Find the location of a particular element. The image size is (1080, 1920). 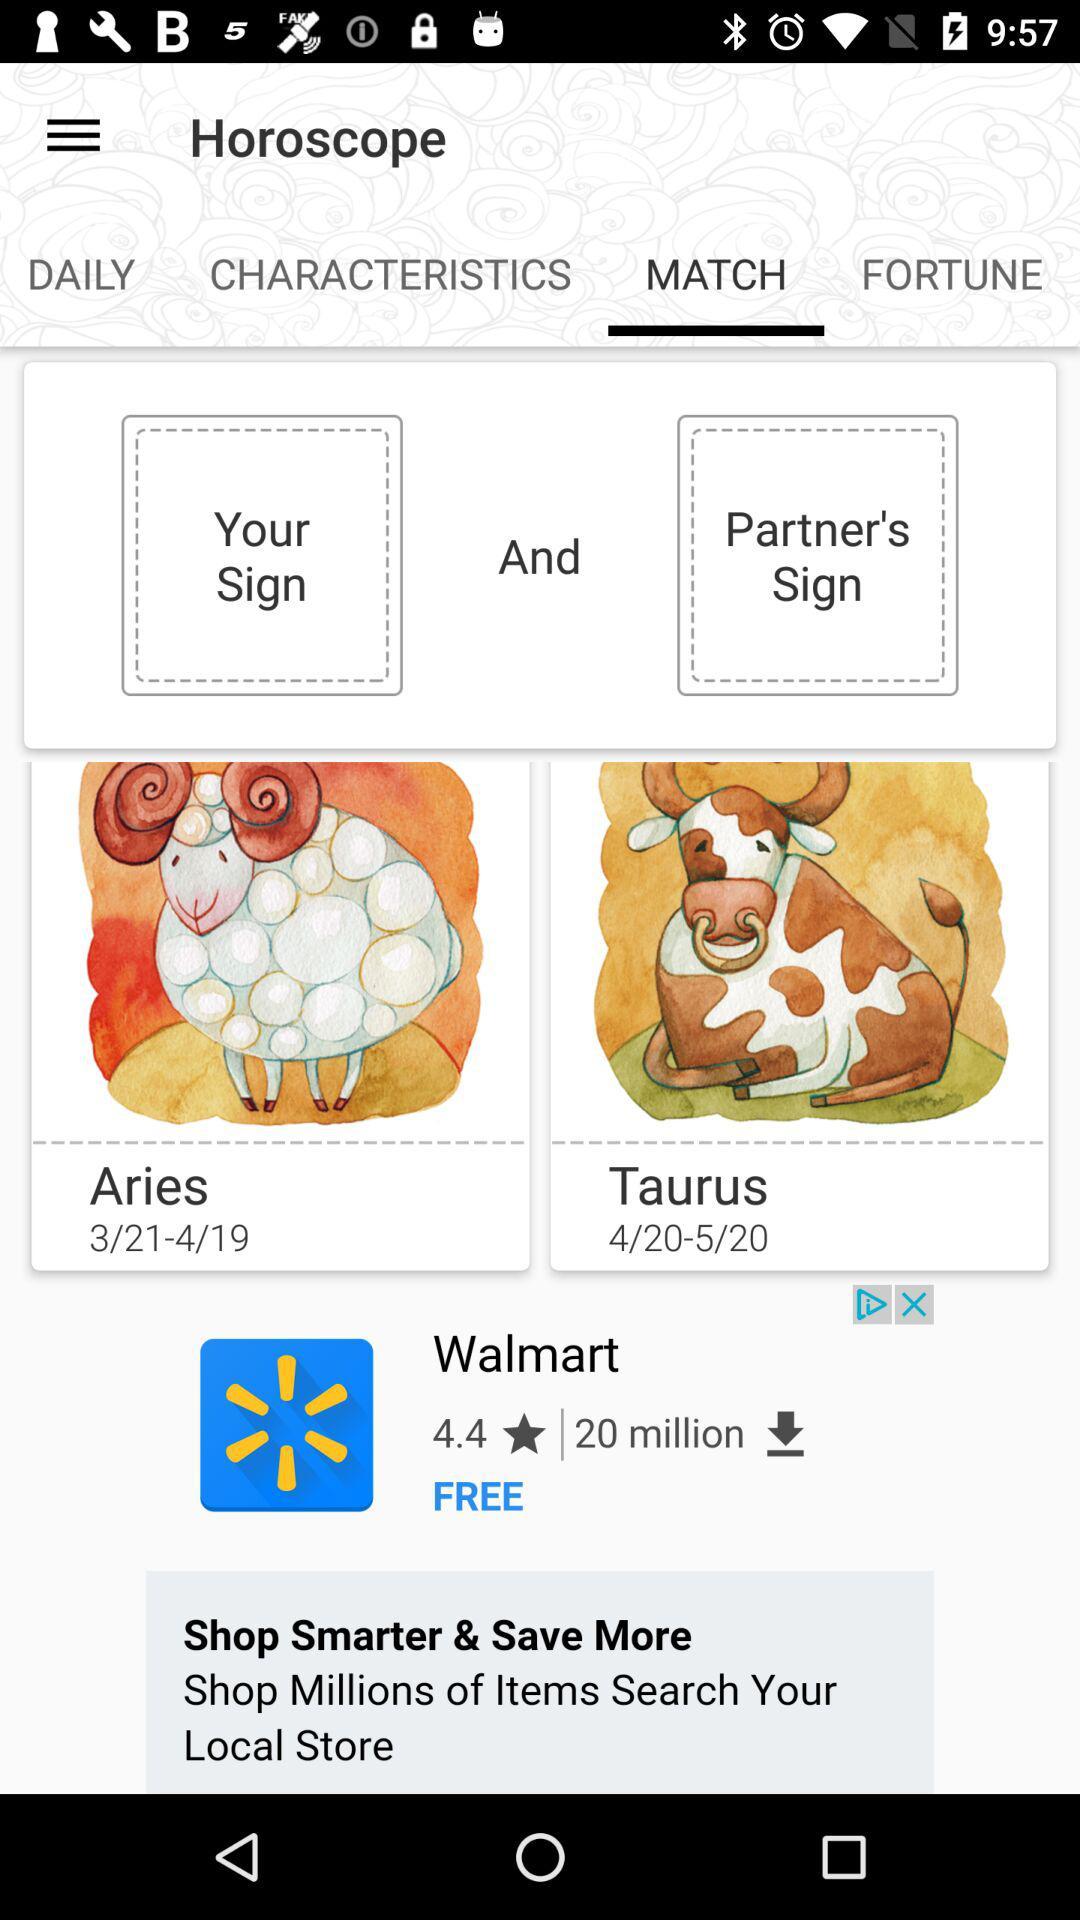

advertisement page is located at coordinates (540, 1538).